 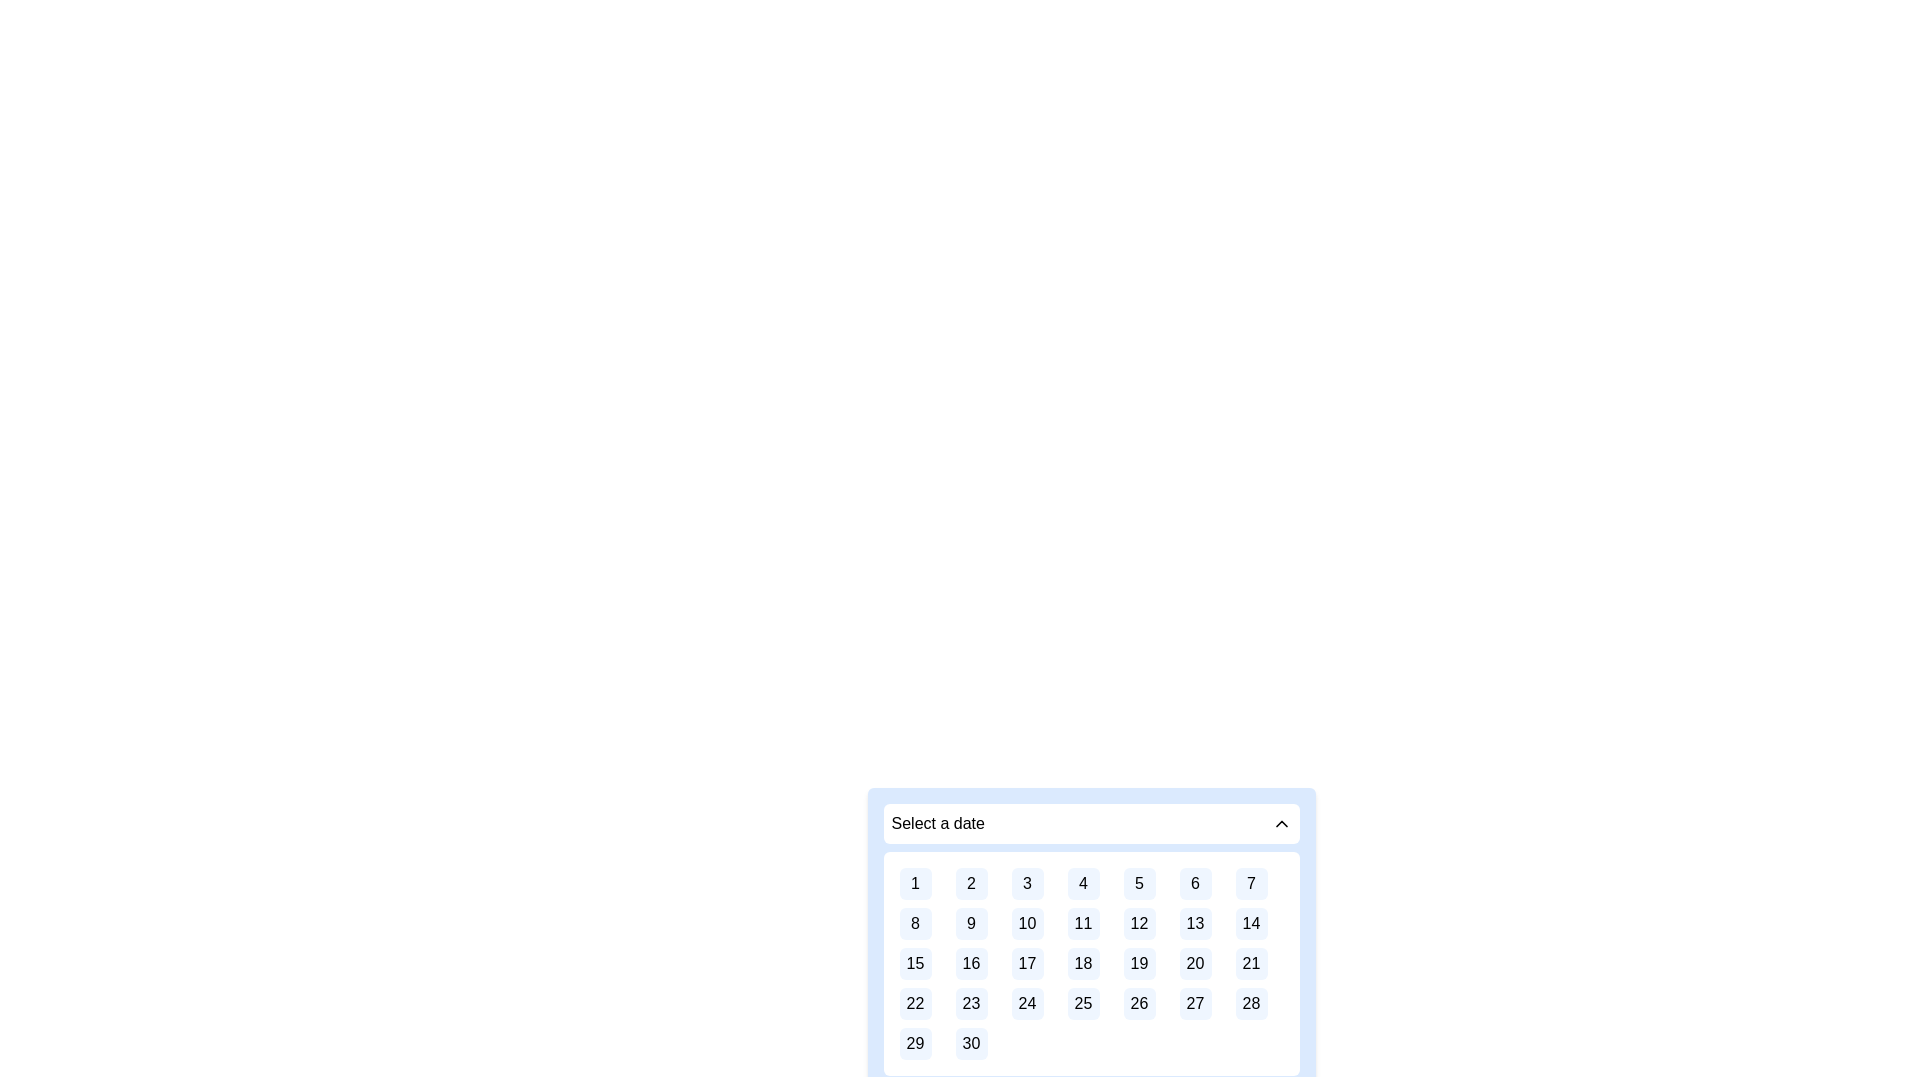 I want to click on the upward-pointing chevron icon located at the far right of the 'Select a date' text, so click(x=1281, y=824).